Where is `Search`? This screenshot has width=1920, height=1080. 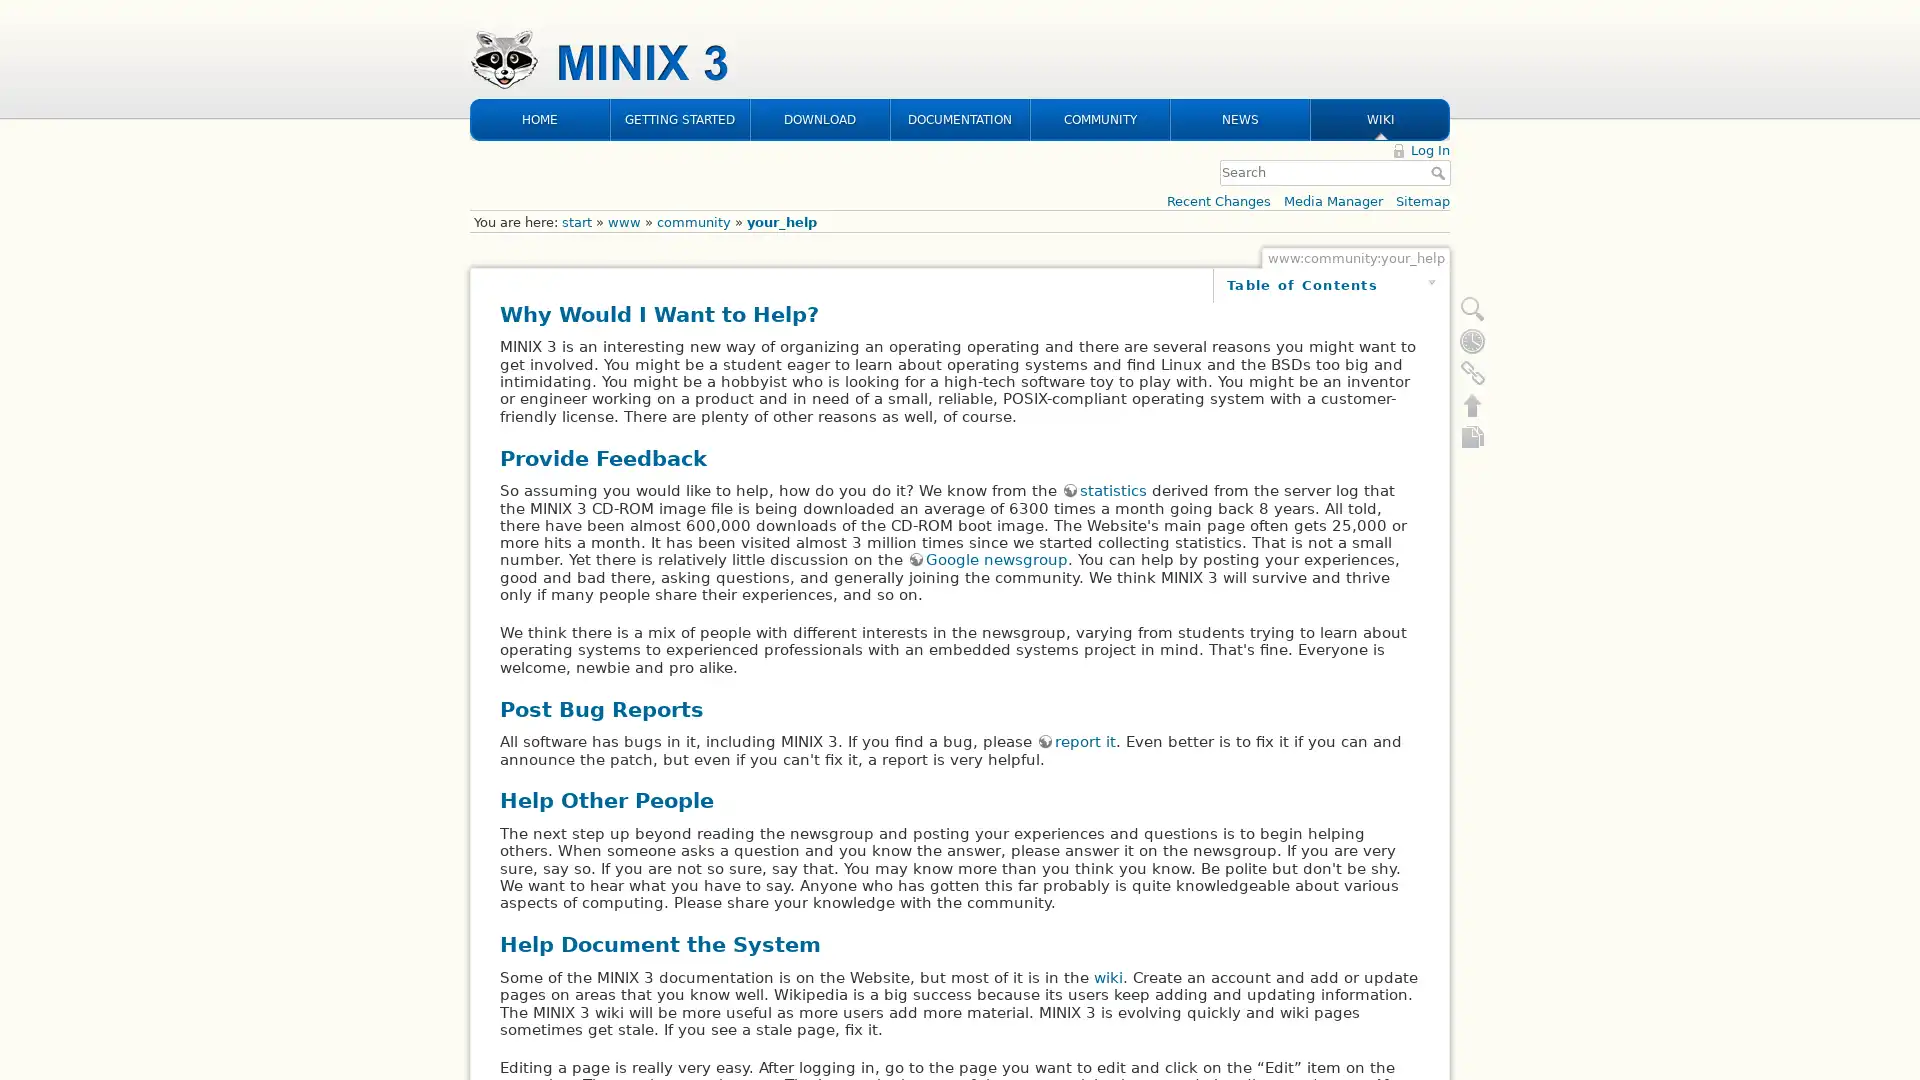
Search is located at coordinates (1440, 42).